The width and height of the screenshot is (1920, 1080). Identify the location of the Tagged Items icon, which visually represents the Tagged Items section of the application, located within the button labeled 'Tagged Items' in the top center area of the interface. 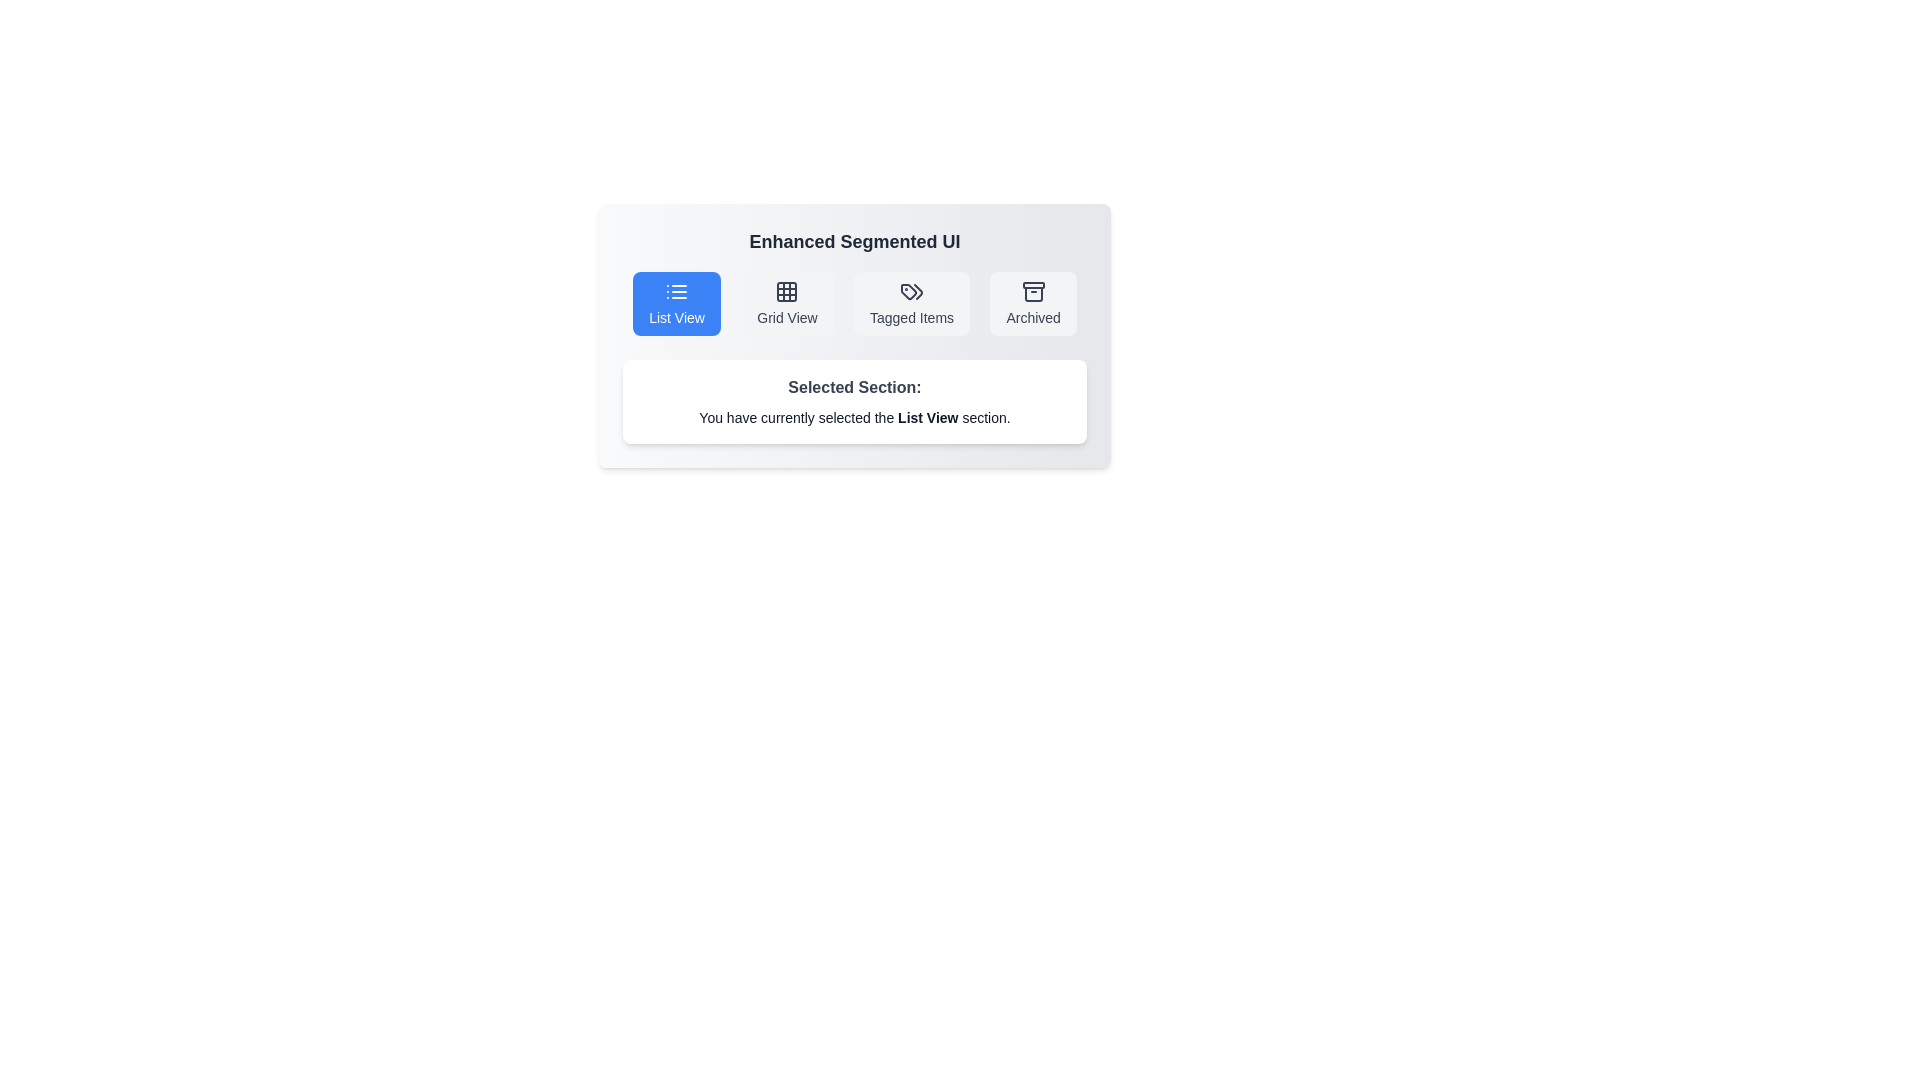
(911, 292).